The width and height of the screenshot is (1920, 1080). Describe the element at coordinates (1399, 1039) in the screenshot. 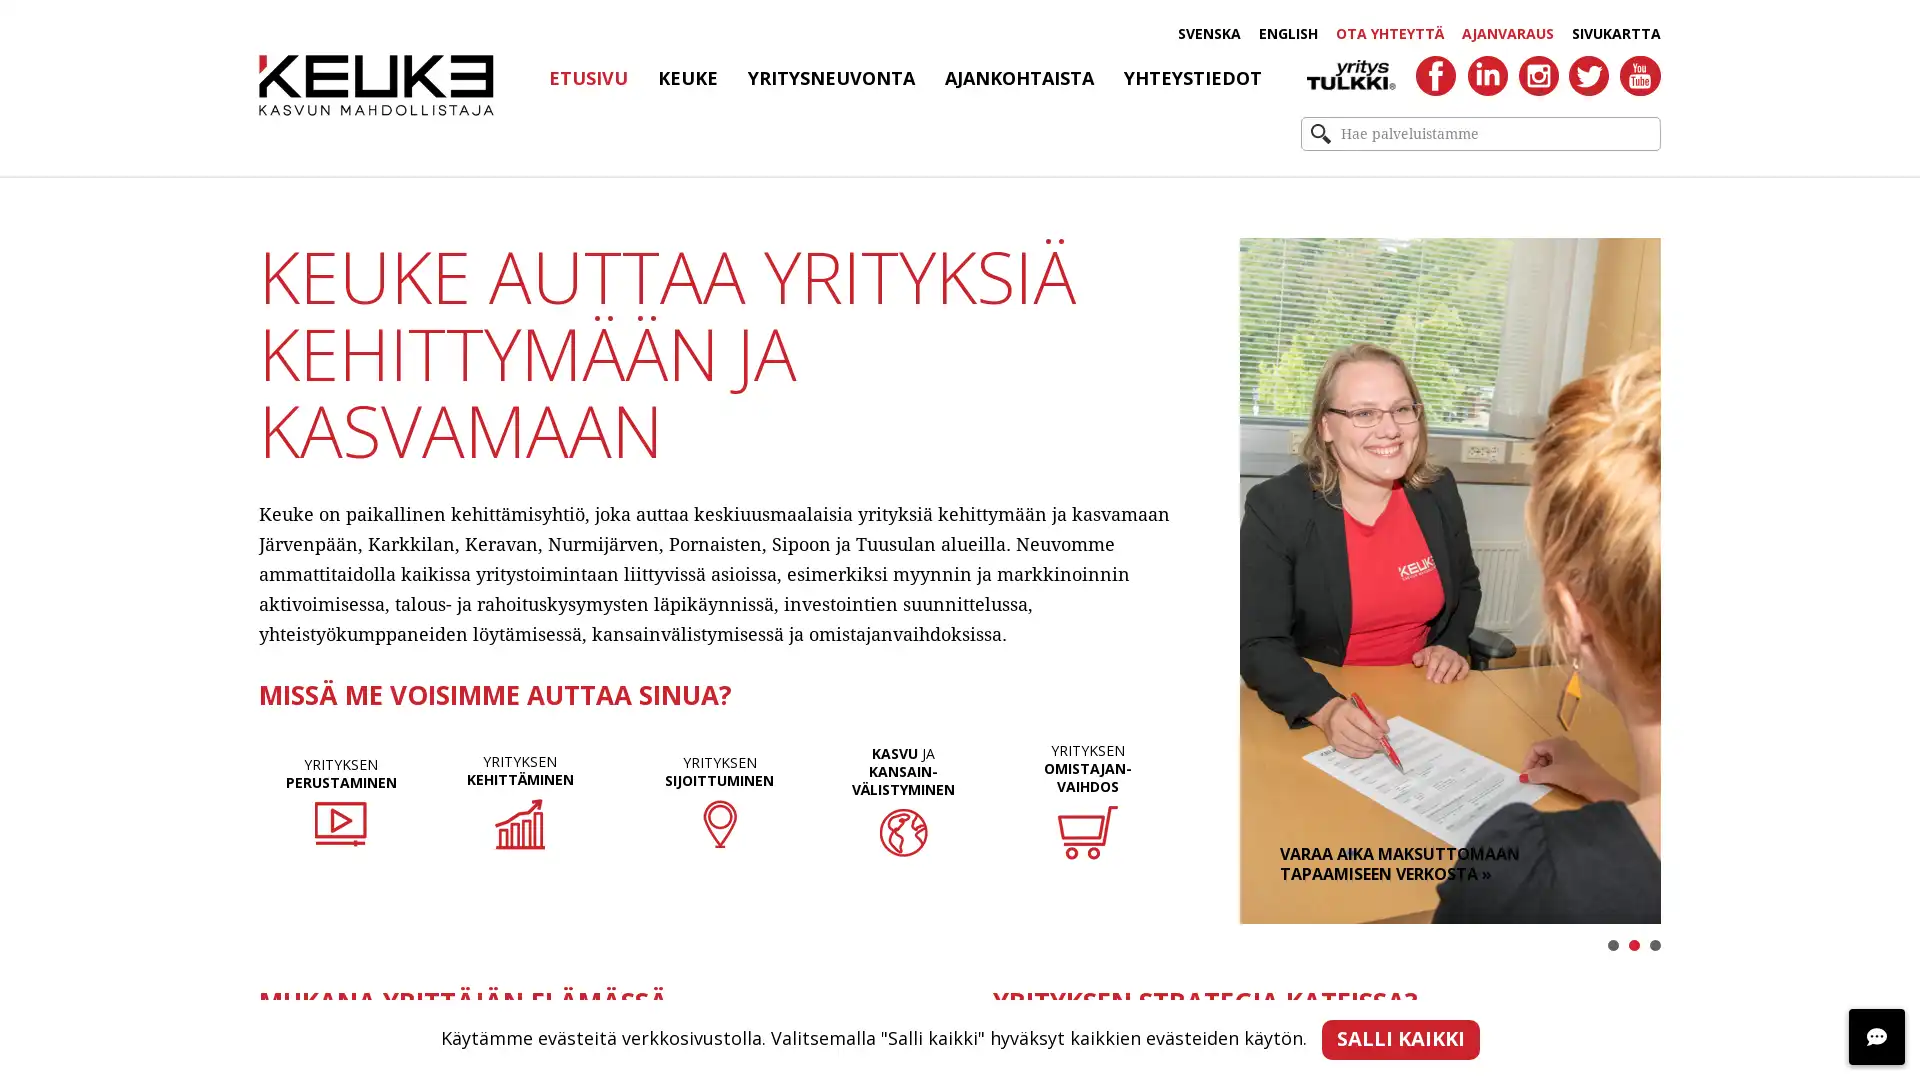

I see `Salli kaikki` at that location.